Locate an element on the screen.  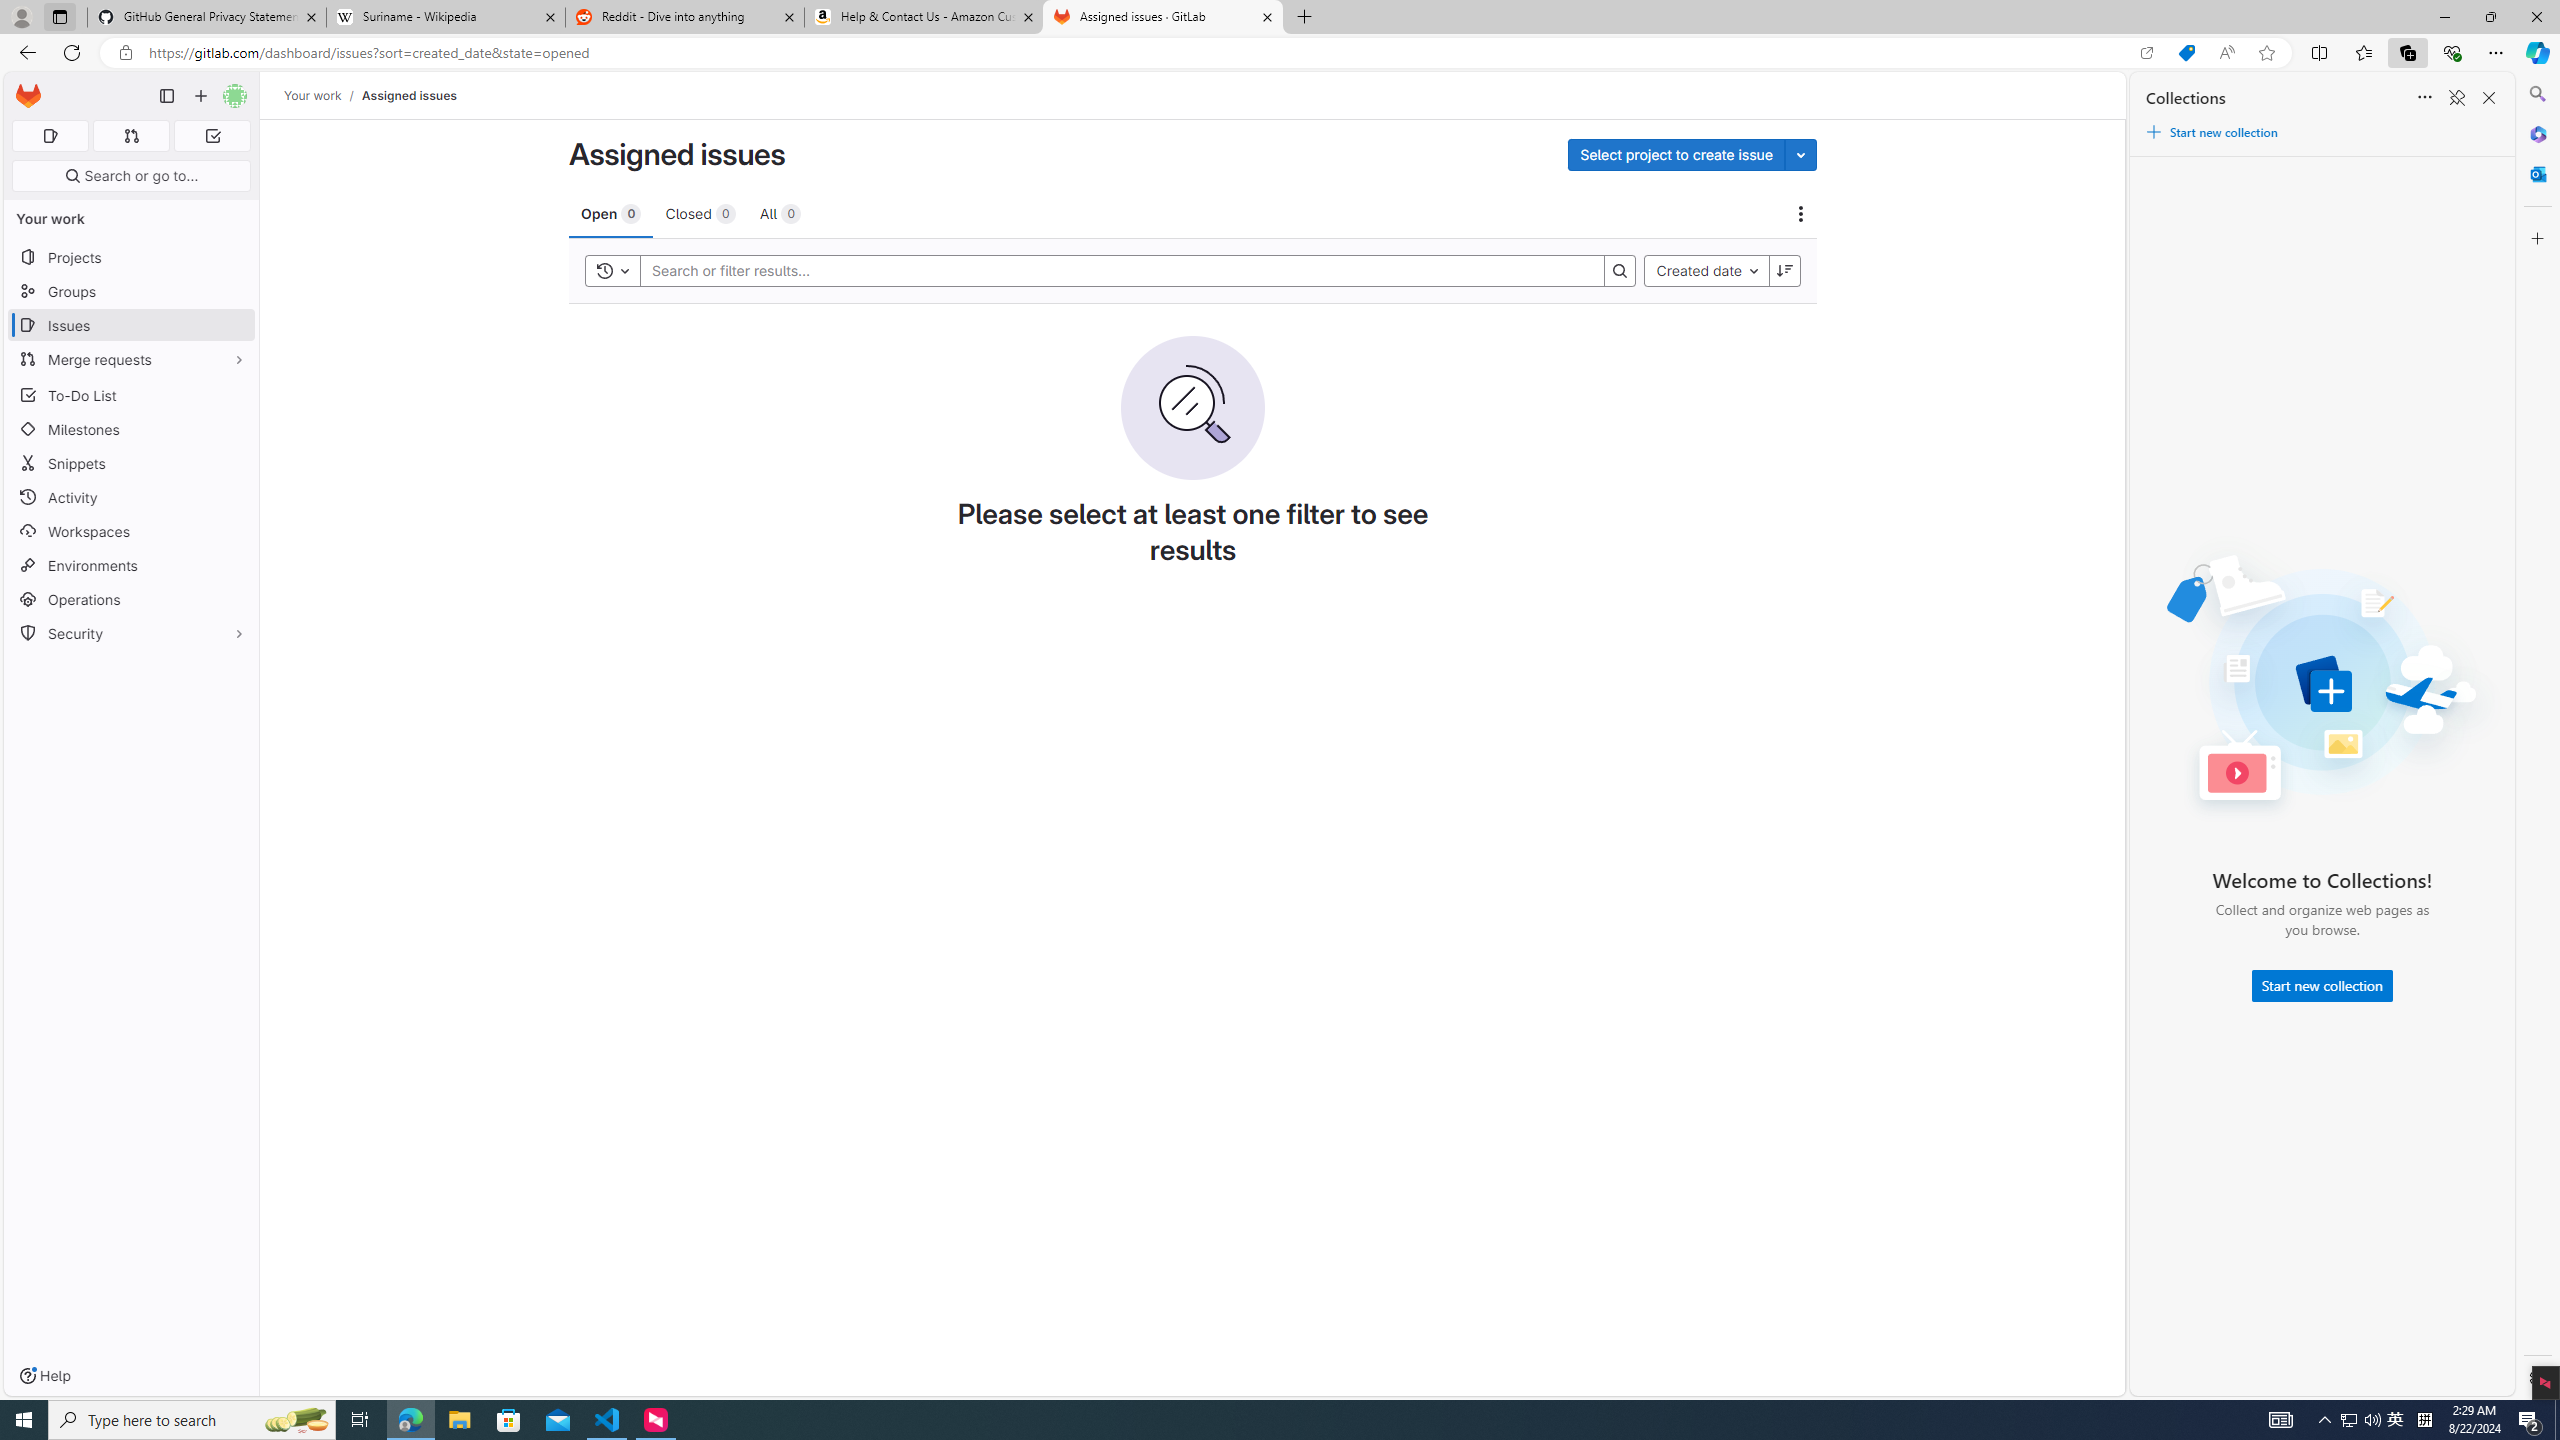
'Activity' is located at coordinates (130, 497).